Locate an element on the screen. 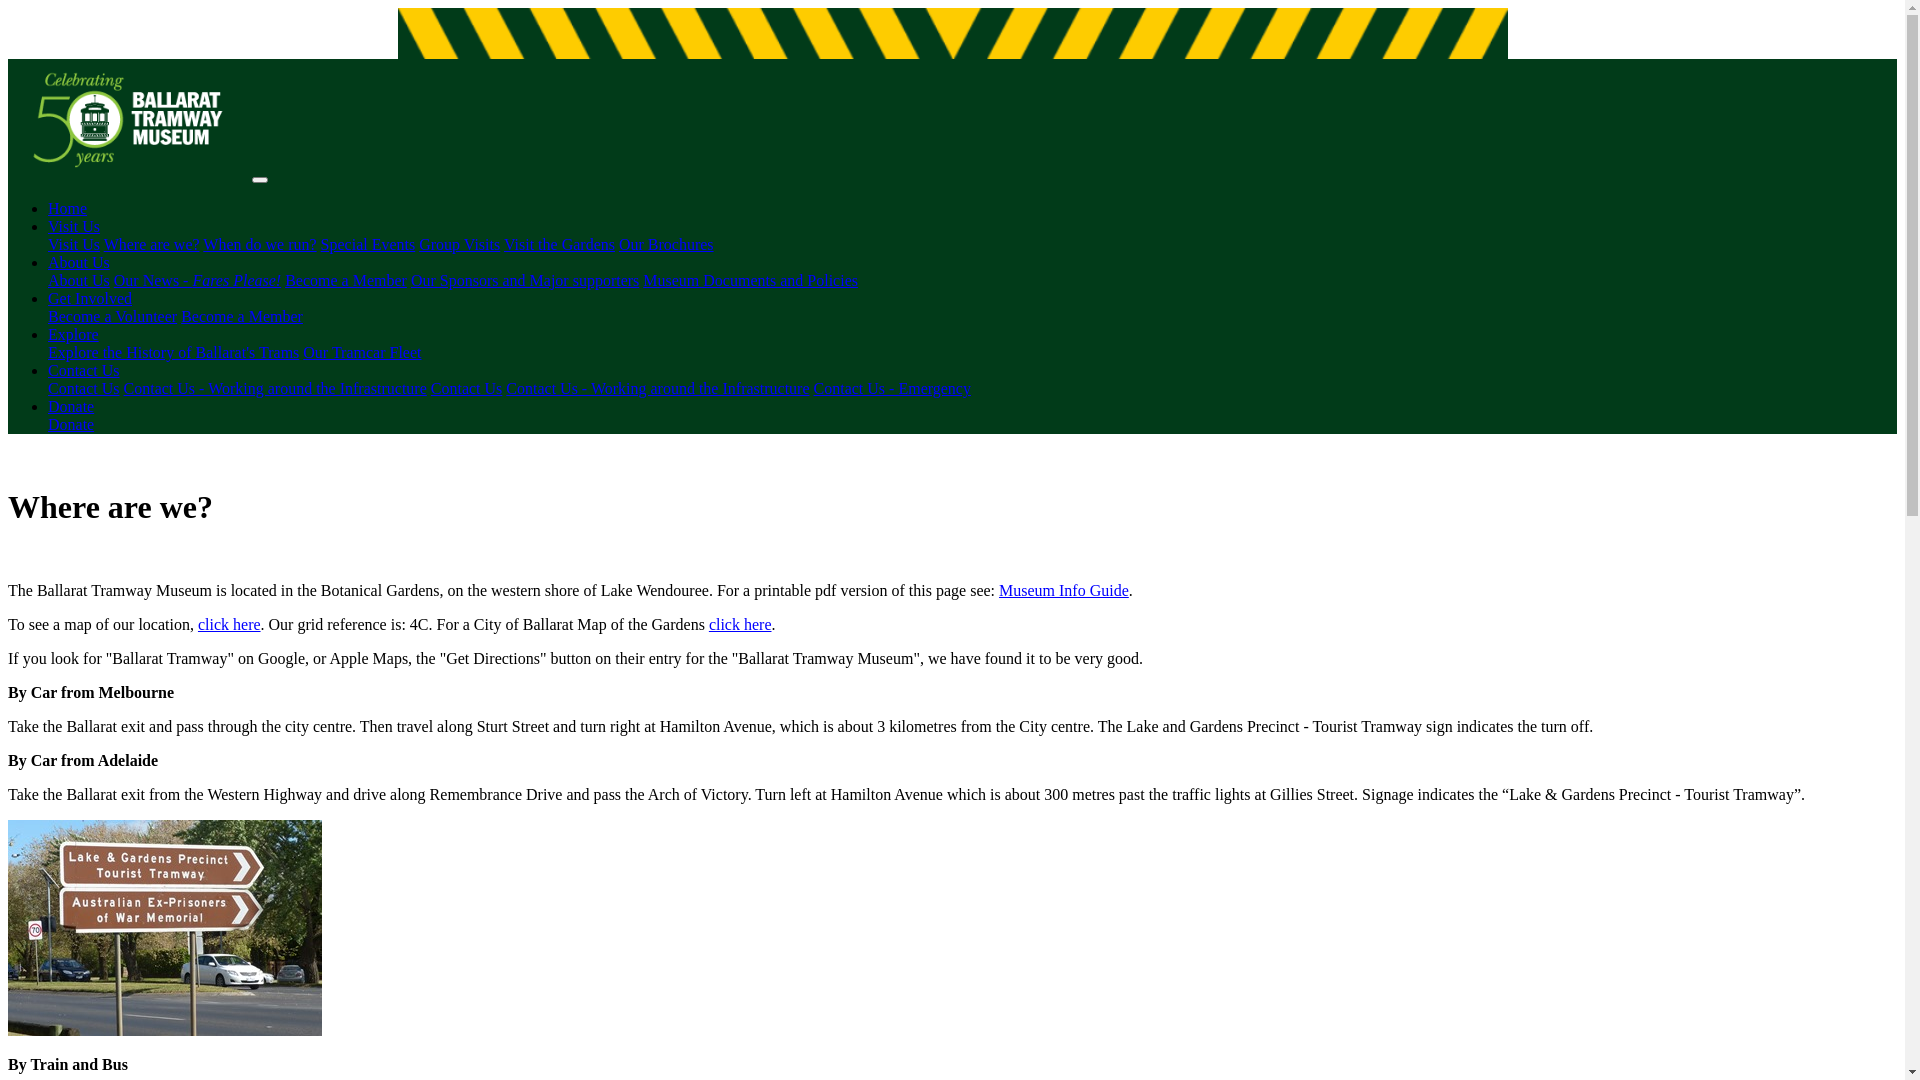 The height and width of the screenshot is (1080, 1920). 'Become a Member' is located at coordinates (345, 280).